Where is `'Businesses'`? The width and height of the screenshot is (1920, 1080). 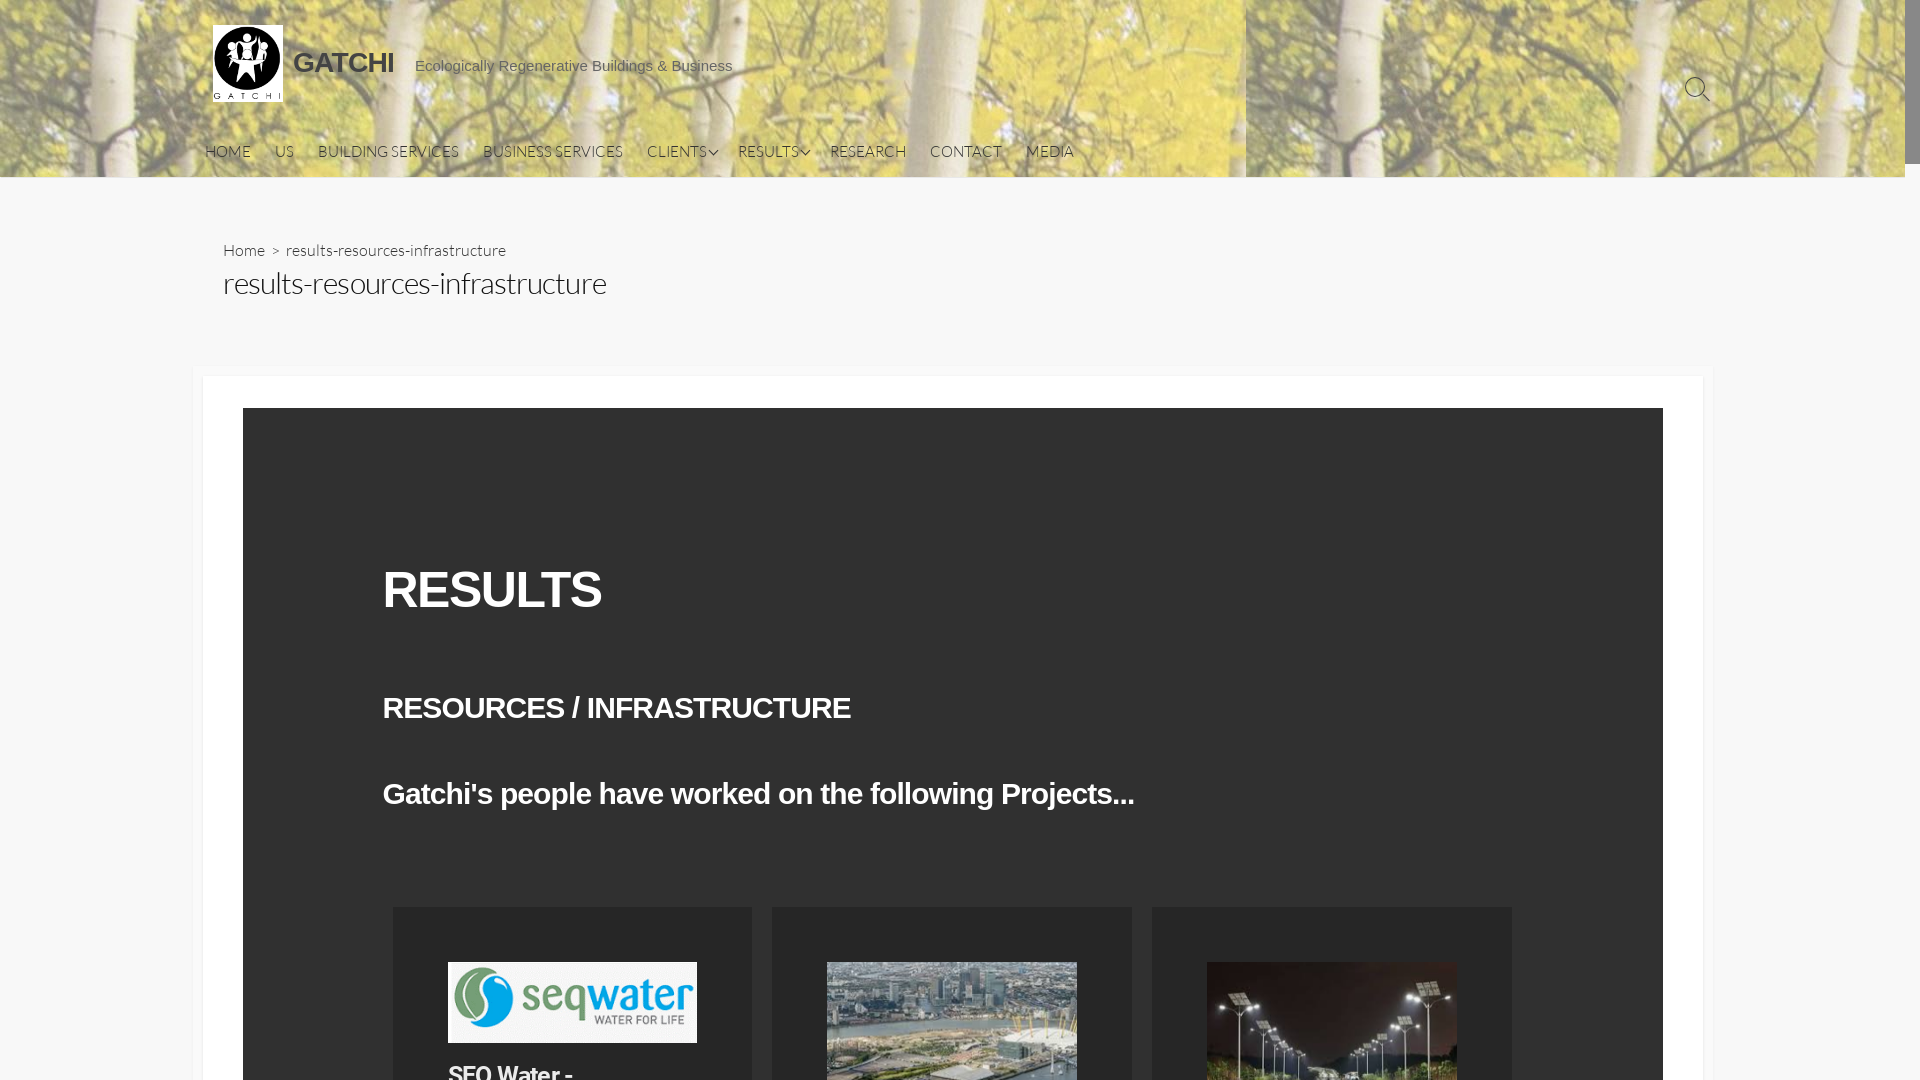
'Businesses' is located at coordinates (733, 327).